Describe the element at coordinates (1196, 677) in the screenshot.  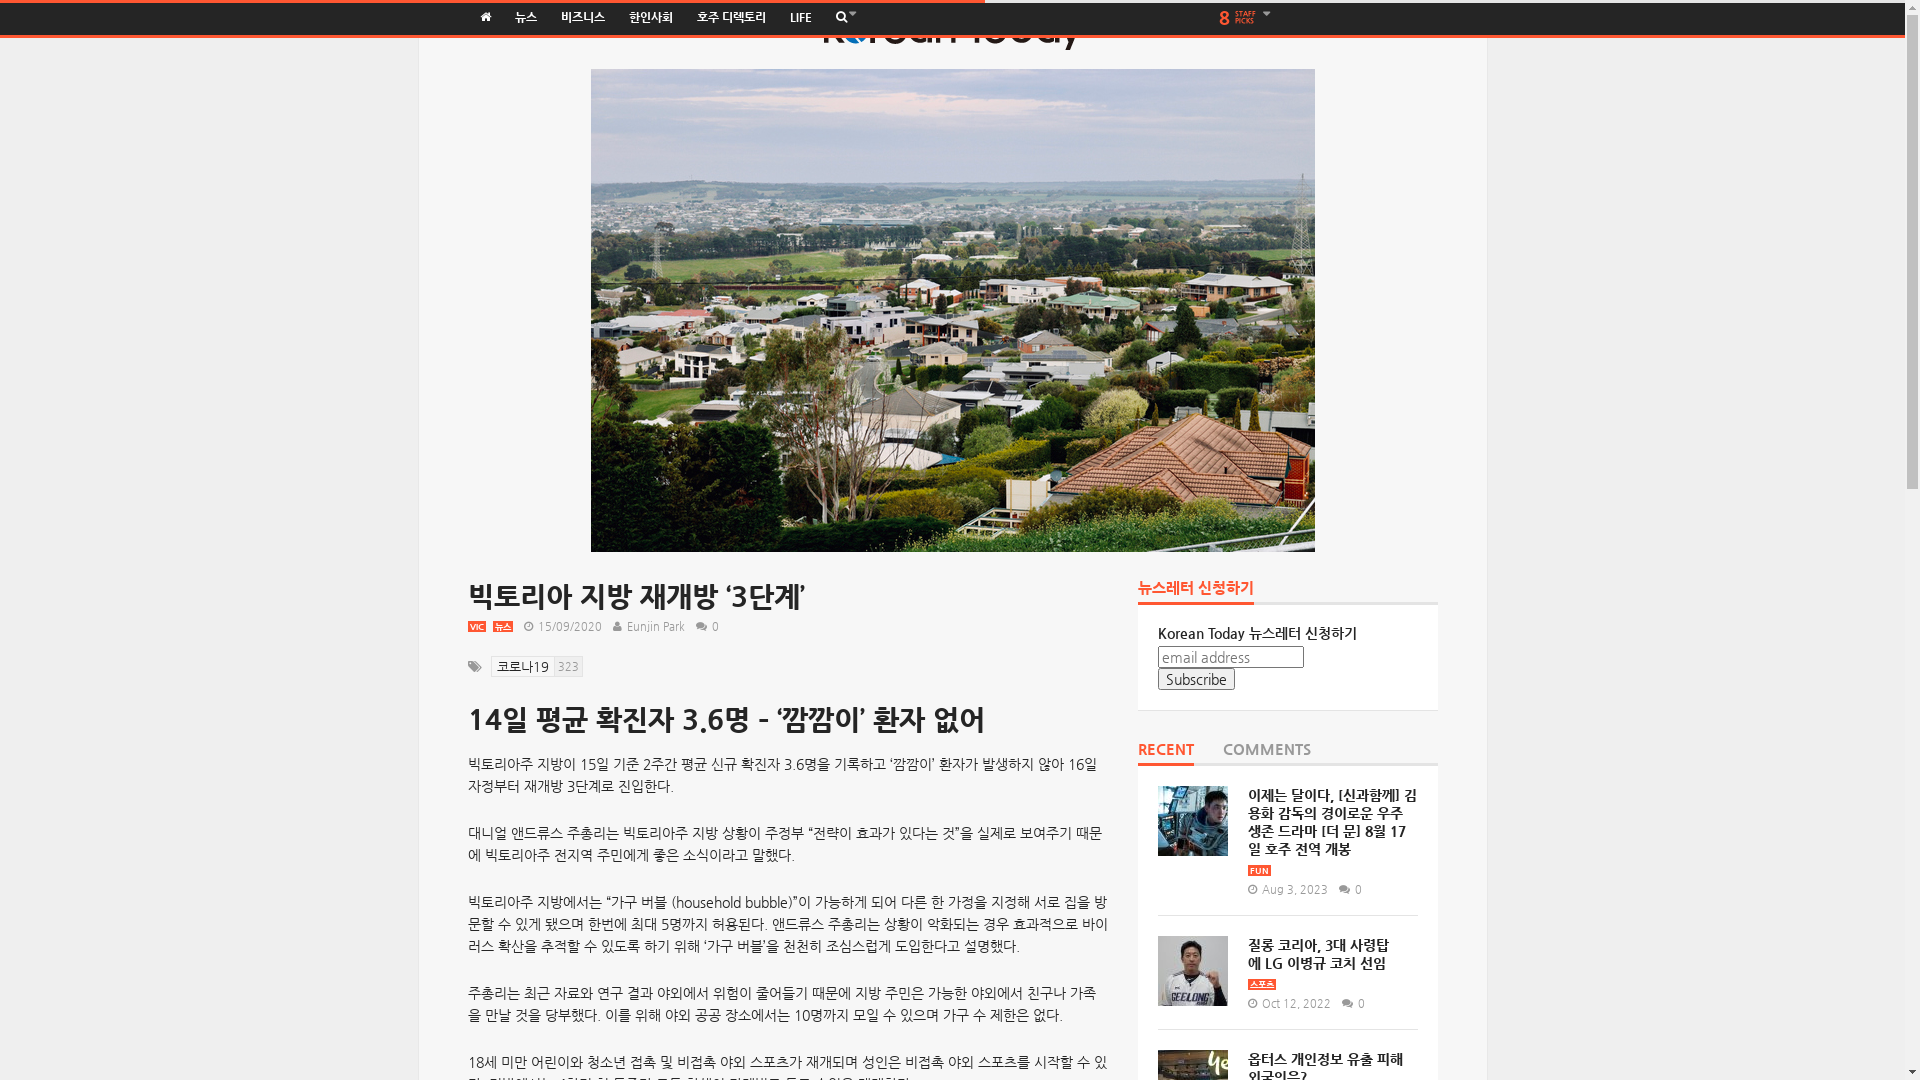
I see `'Subscribe'` at that location.